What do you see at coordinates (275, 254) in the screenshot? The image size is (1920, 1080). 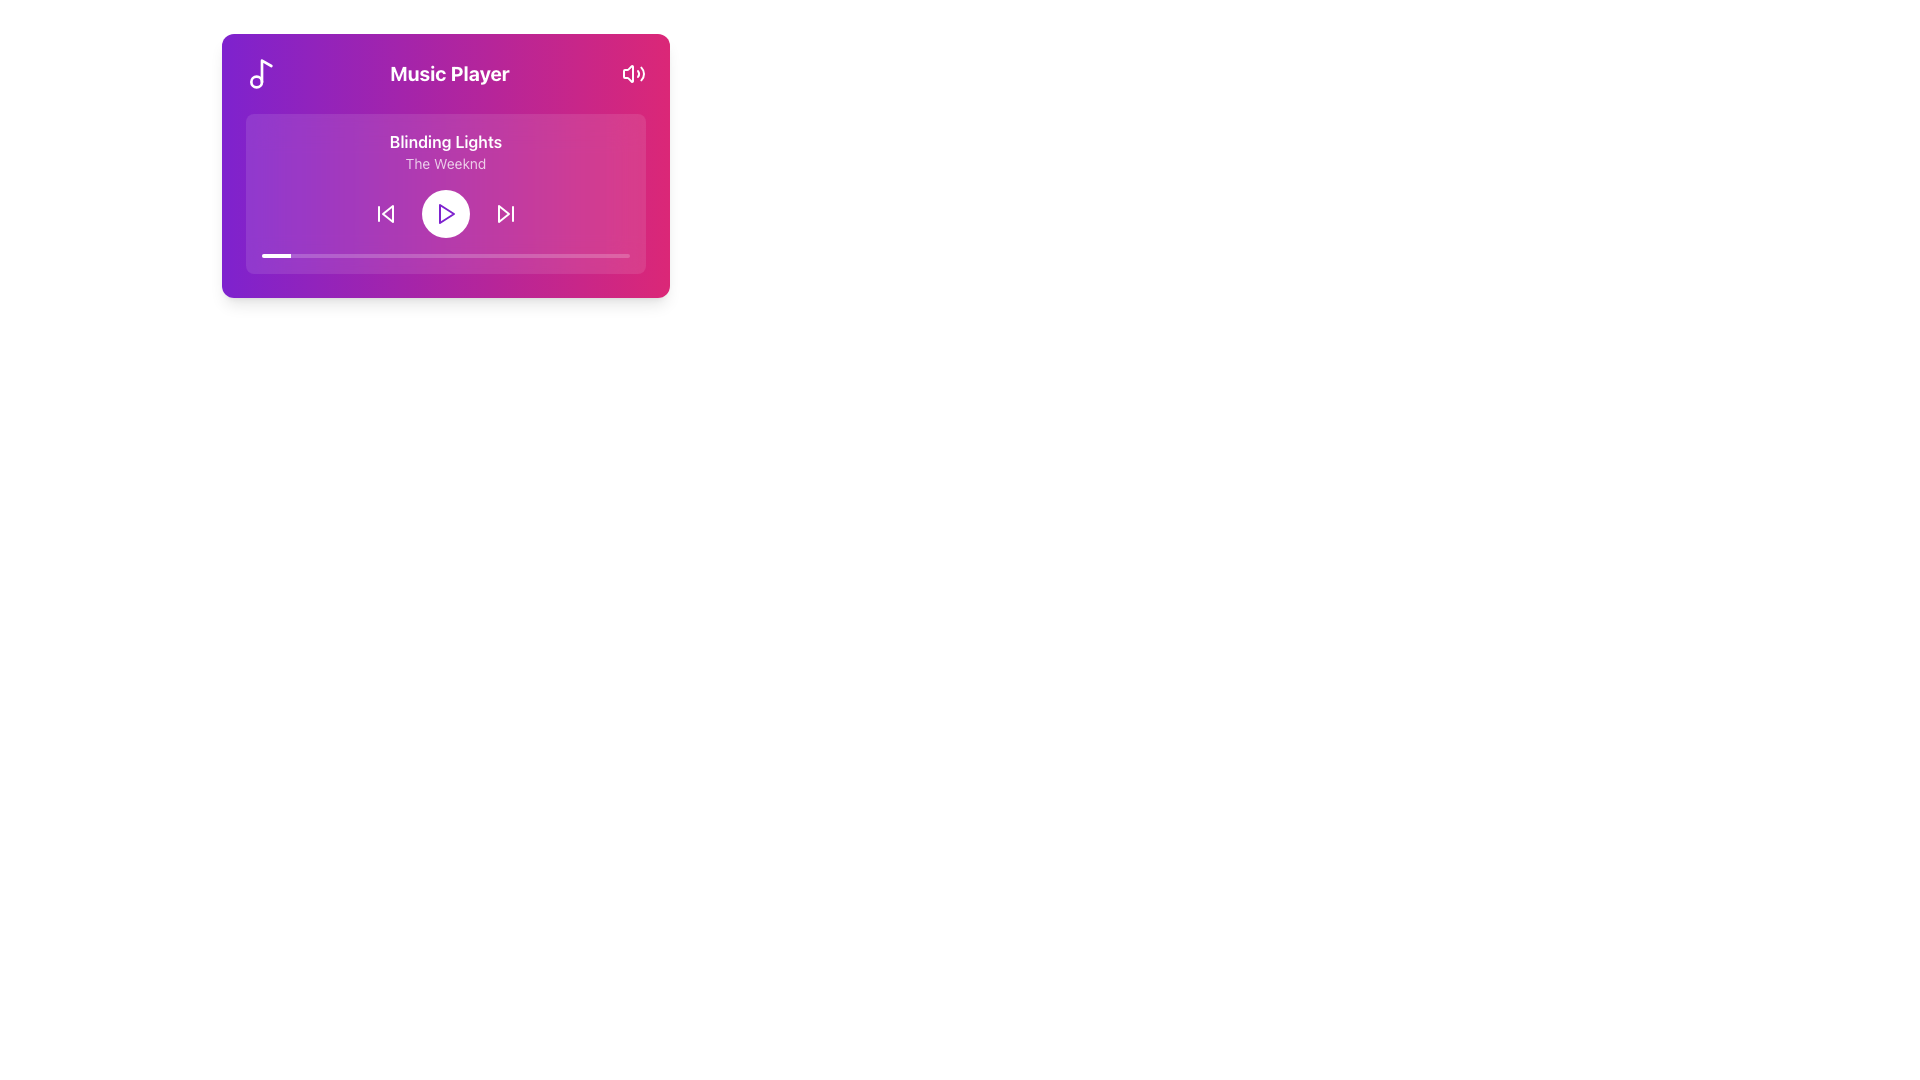 I see `the progress bar segment that represents the initial portion of the progression, located at the far-left edge of the progress bar` at bounding box center [275, 254].